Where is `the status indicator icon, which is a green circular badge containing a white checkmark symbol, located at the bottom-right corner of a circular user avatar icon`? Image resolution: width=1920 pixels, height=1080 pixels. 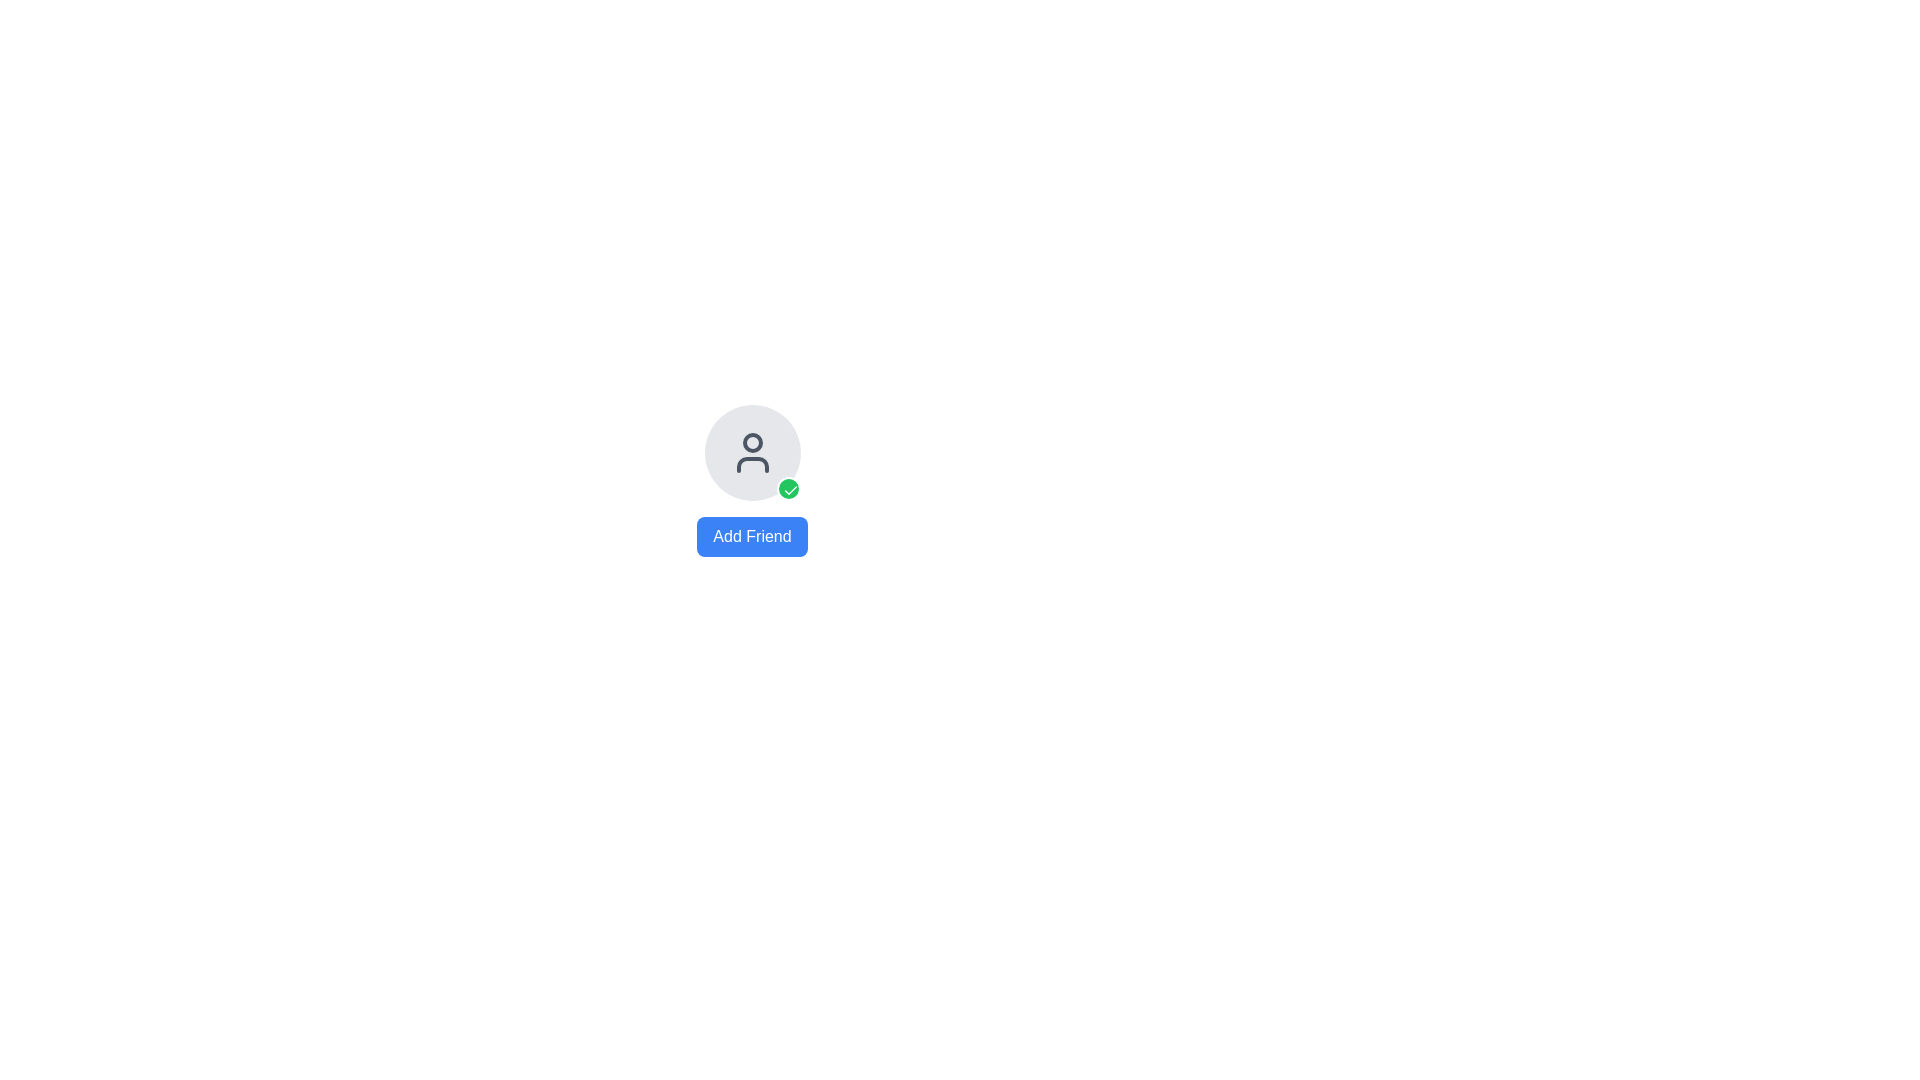 the status indicator icon, which is a green circular badge containing a white checkmark symbol, located at the bottom-right corner of a circular user avatar icon is located at coordinates (789, 490).